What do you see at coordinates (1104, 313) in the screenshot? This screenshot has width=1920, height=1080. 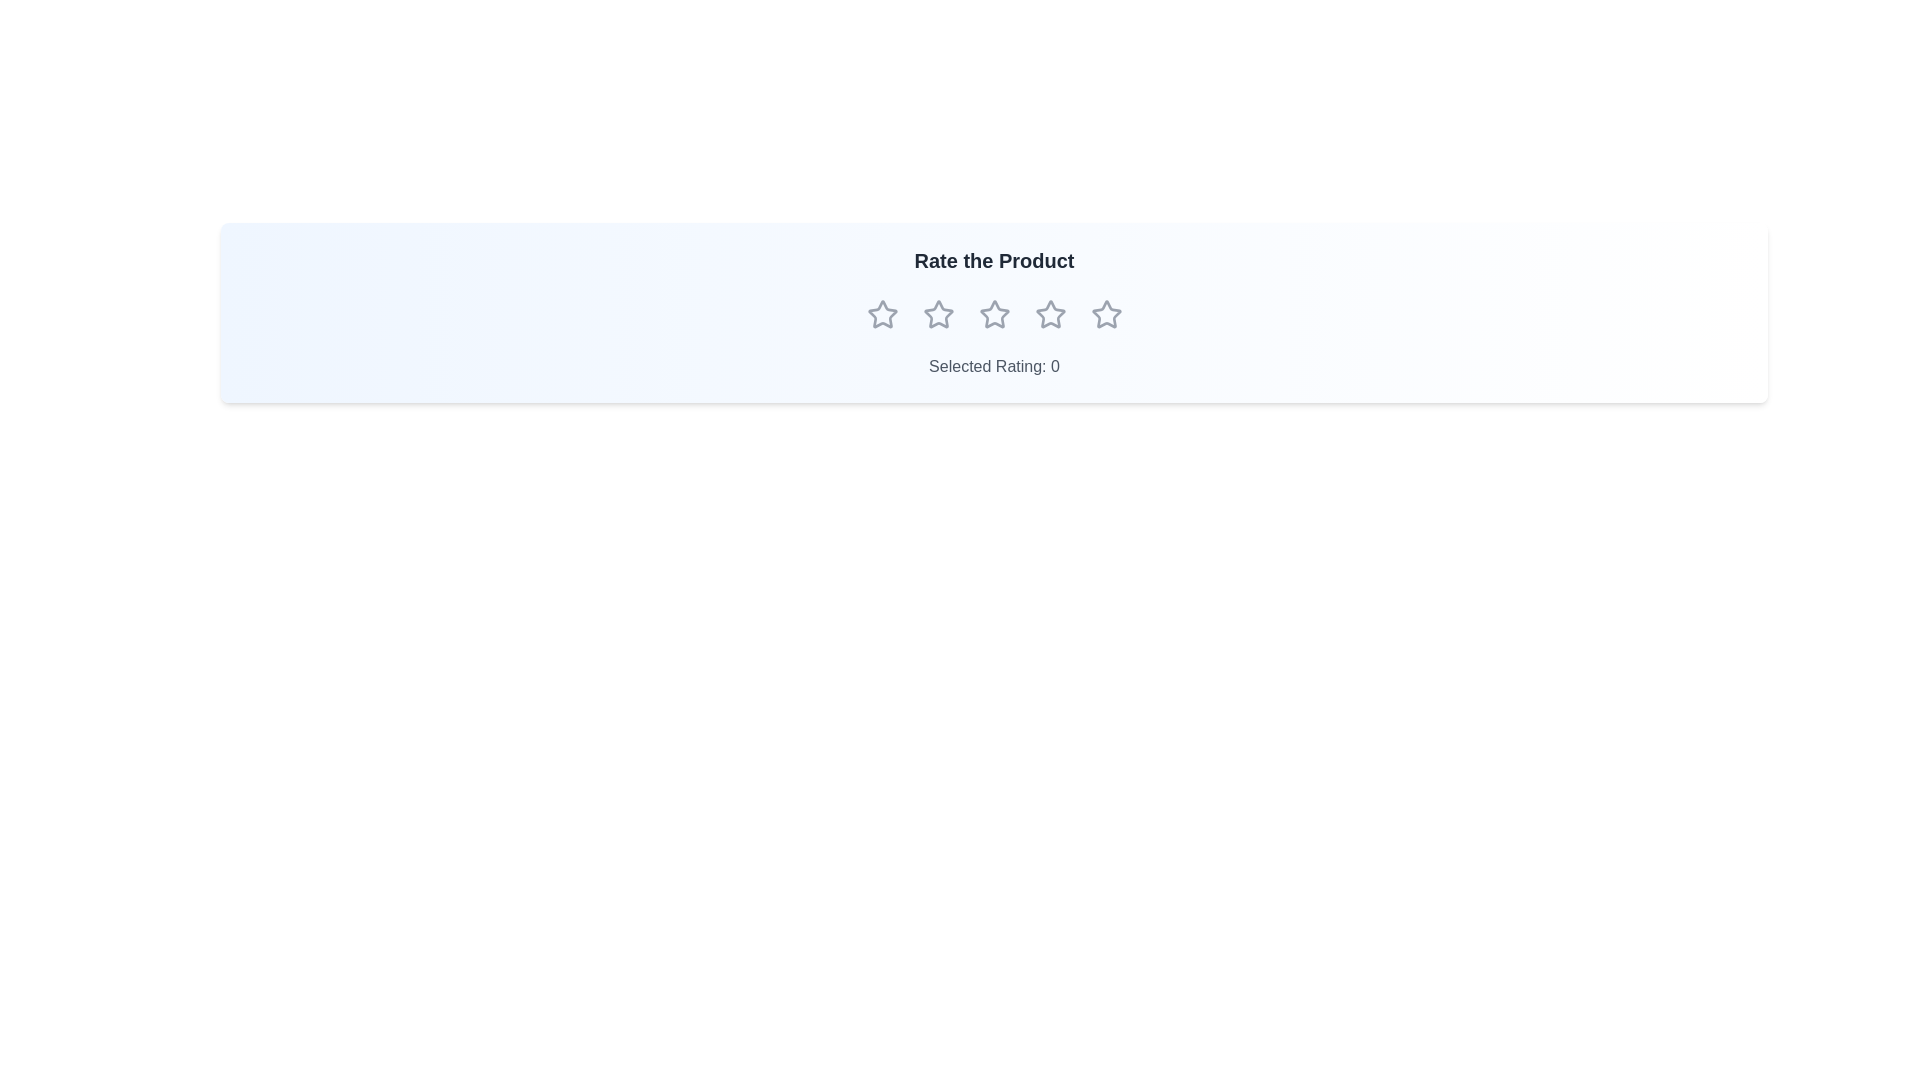 I see `the fifth star in the horizontal row of rating stars to rate the product, which is located under the title 'Rate the Product'` at bounding box center [1104, 313].